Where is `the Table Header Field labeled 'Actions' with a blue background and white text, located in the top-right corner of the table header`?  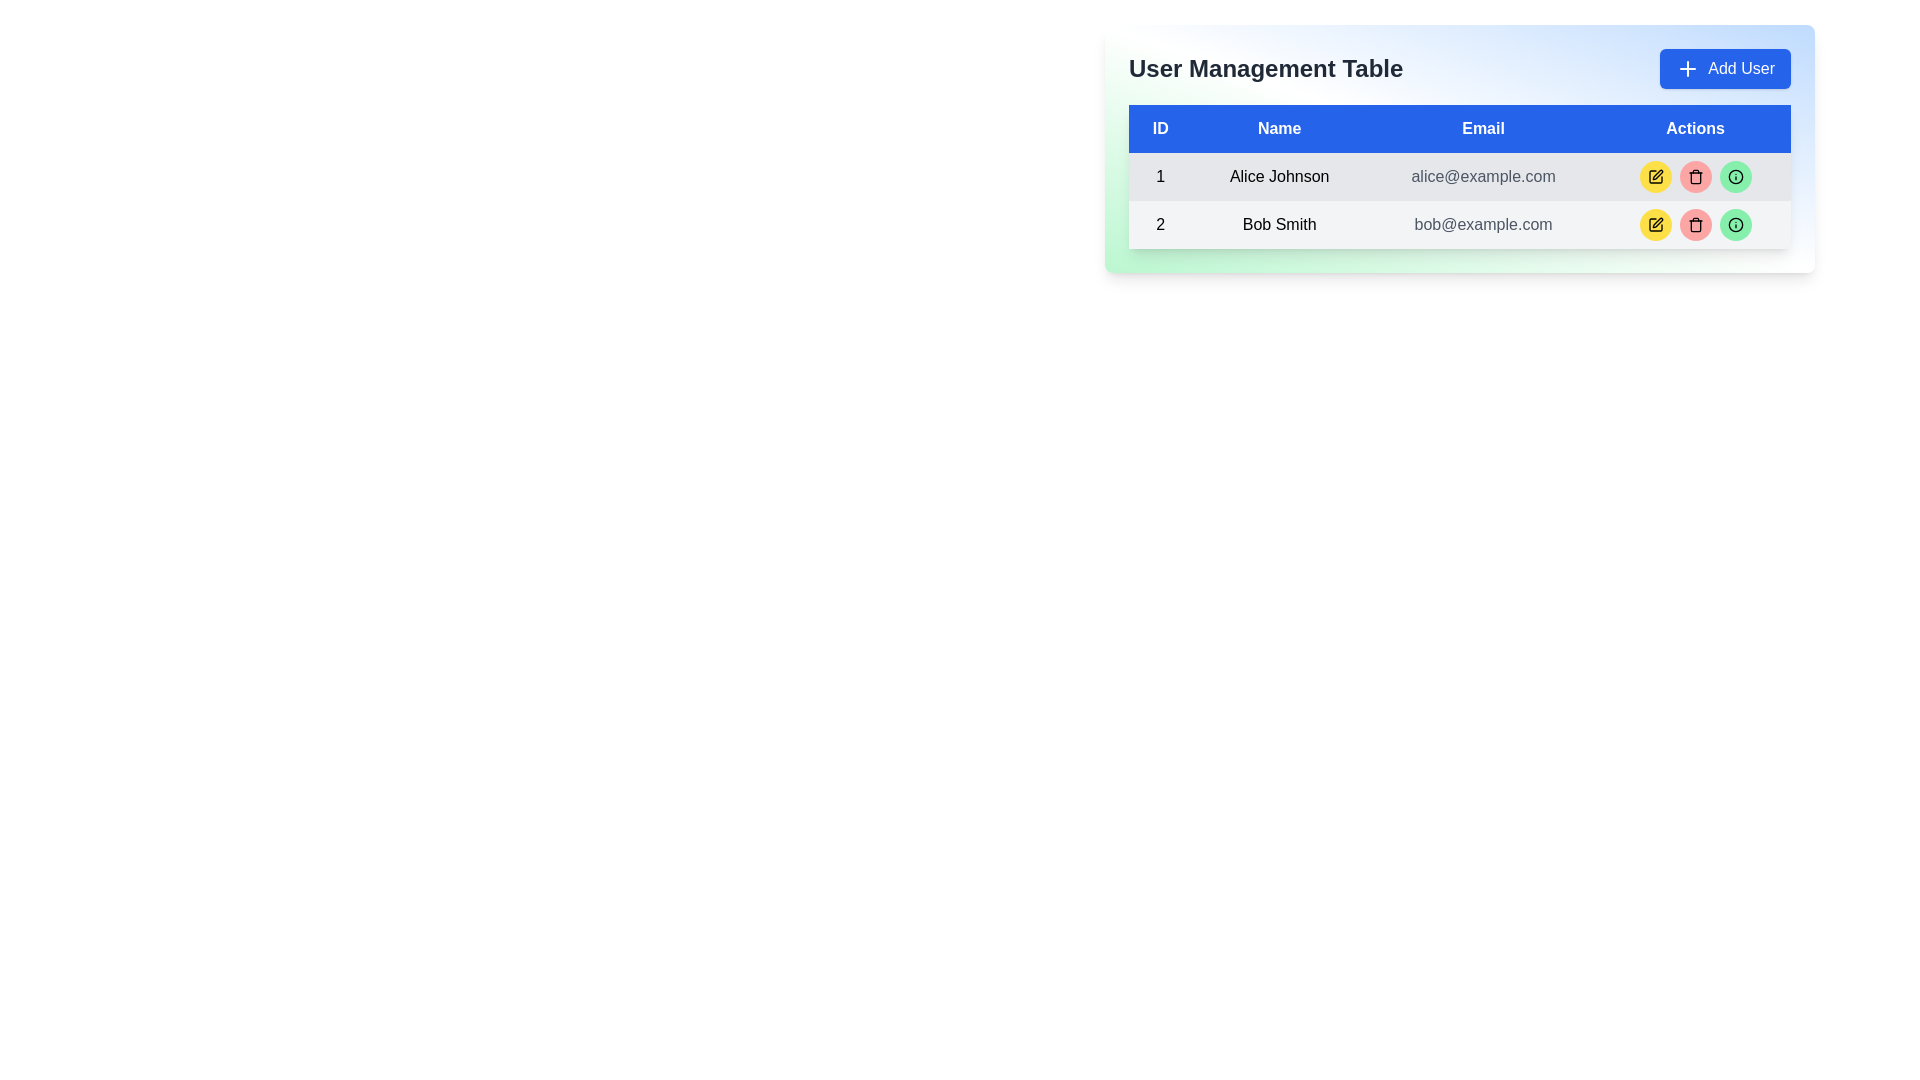
the Table Header Field labeled 'Actions' with a blue background and white text, located in the top-right corner of the table header is located at coordinates (1694, 128).